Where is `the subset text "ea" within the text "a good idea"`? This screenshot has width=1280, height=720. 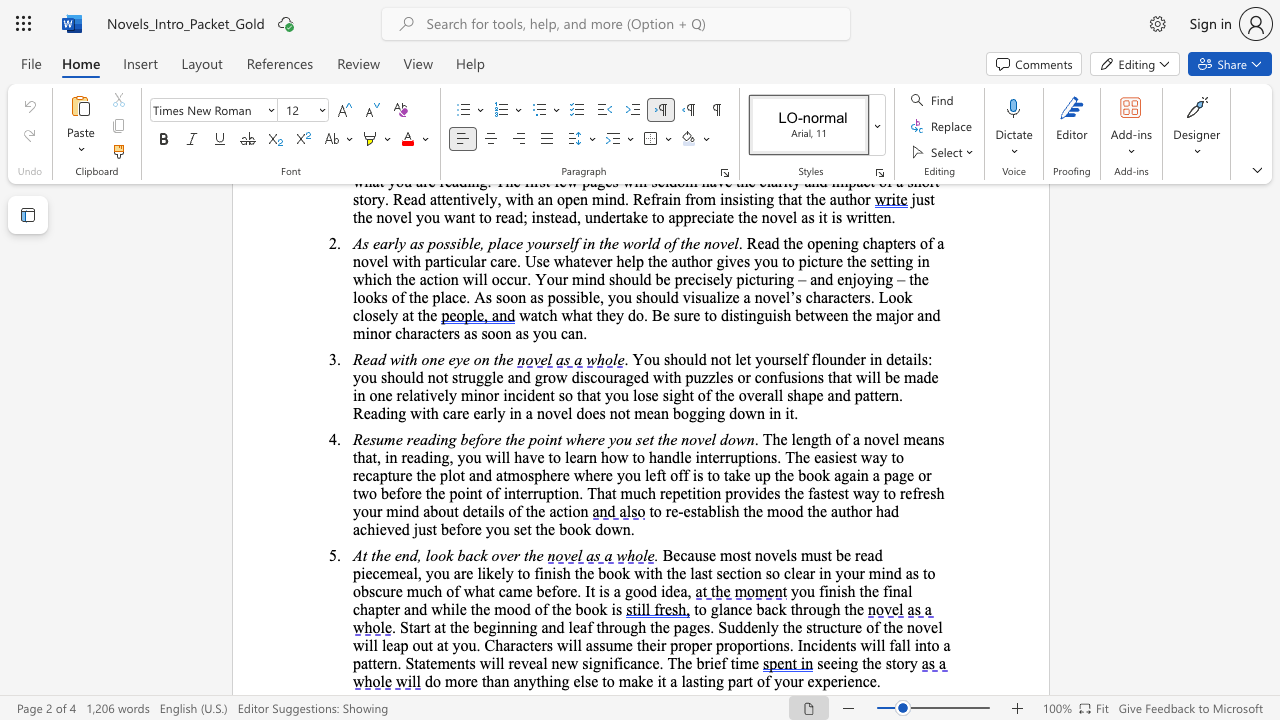 the subset text "ea" within the text "a good idea" is located at coordinates (673, 590).